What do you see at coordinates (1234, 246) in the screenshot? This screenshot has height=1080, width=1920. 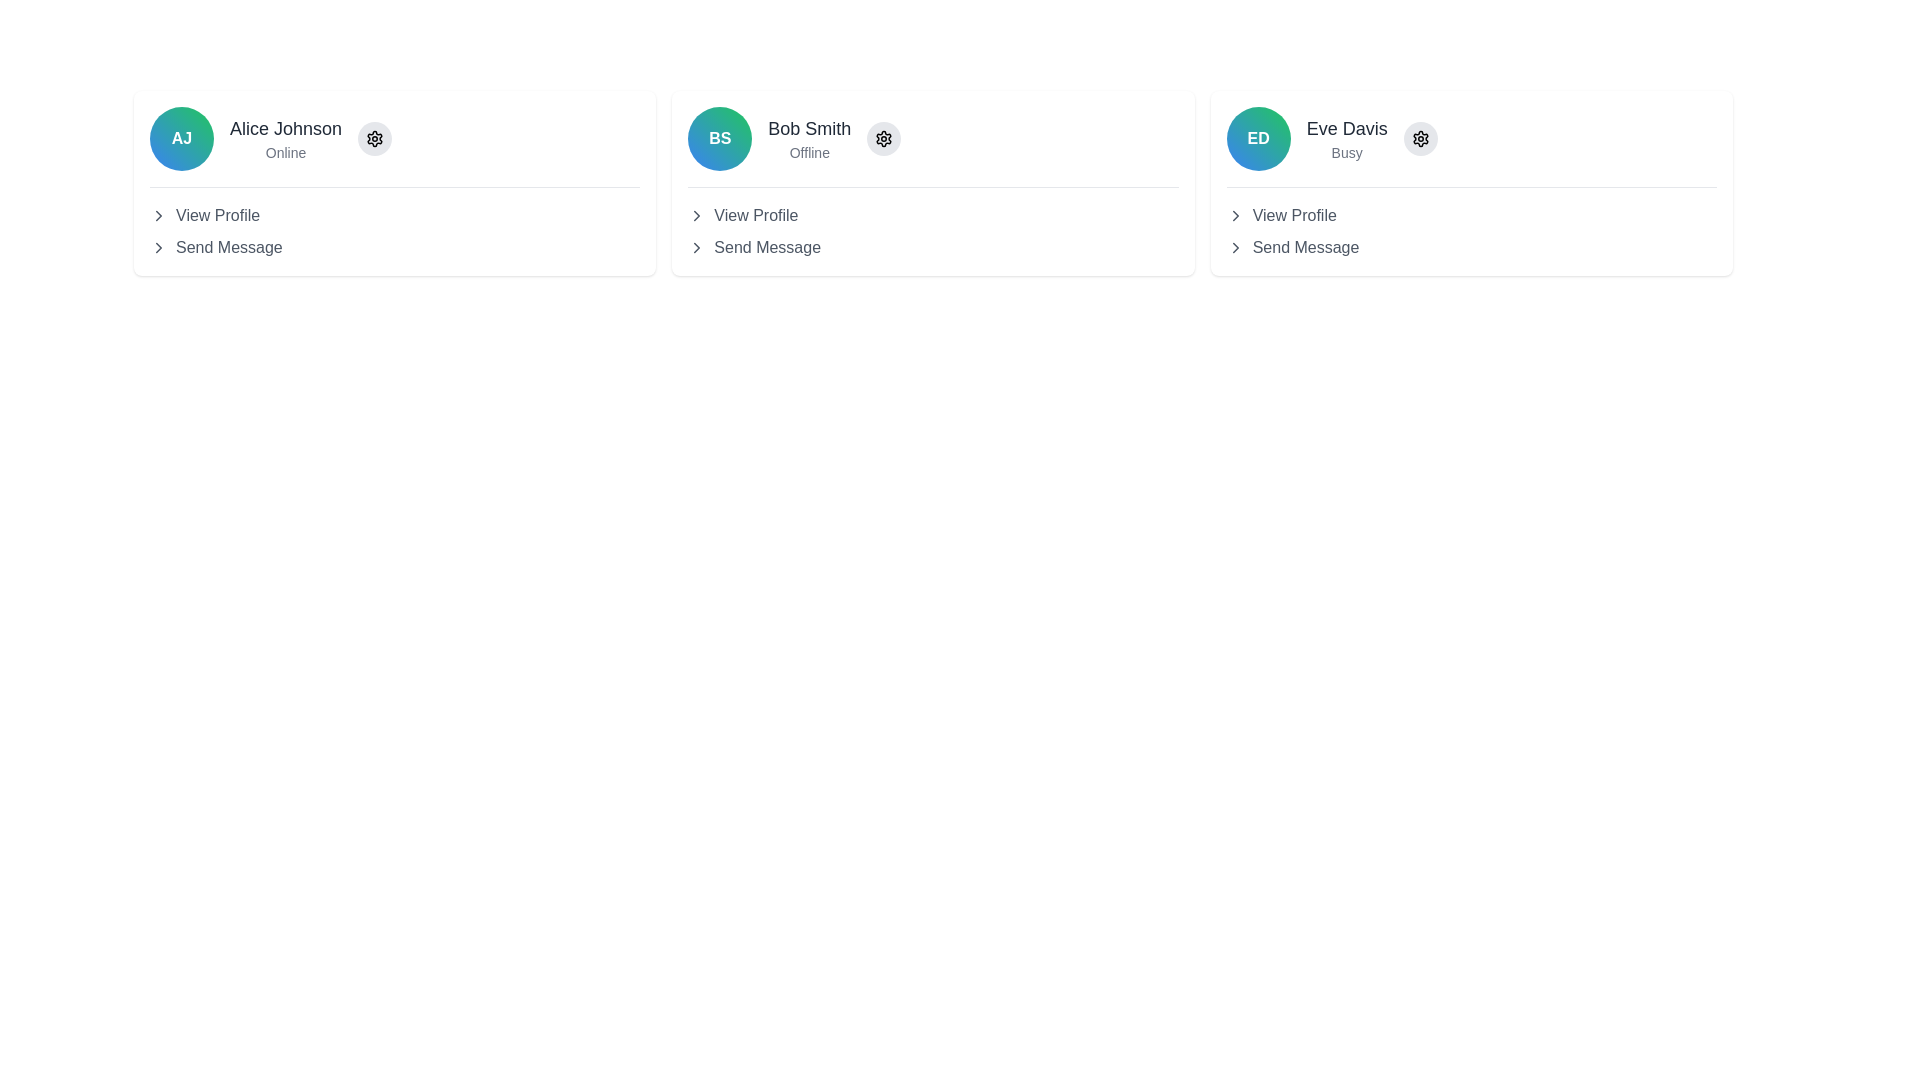 I see `the right-pointing chevron icon located within the 'Send Message' menu option associated with the user card of 'Eve Davis'` at bounding box center [1234, 246].